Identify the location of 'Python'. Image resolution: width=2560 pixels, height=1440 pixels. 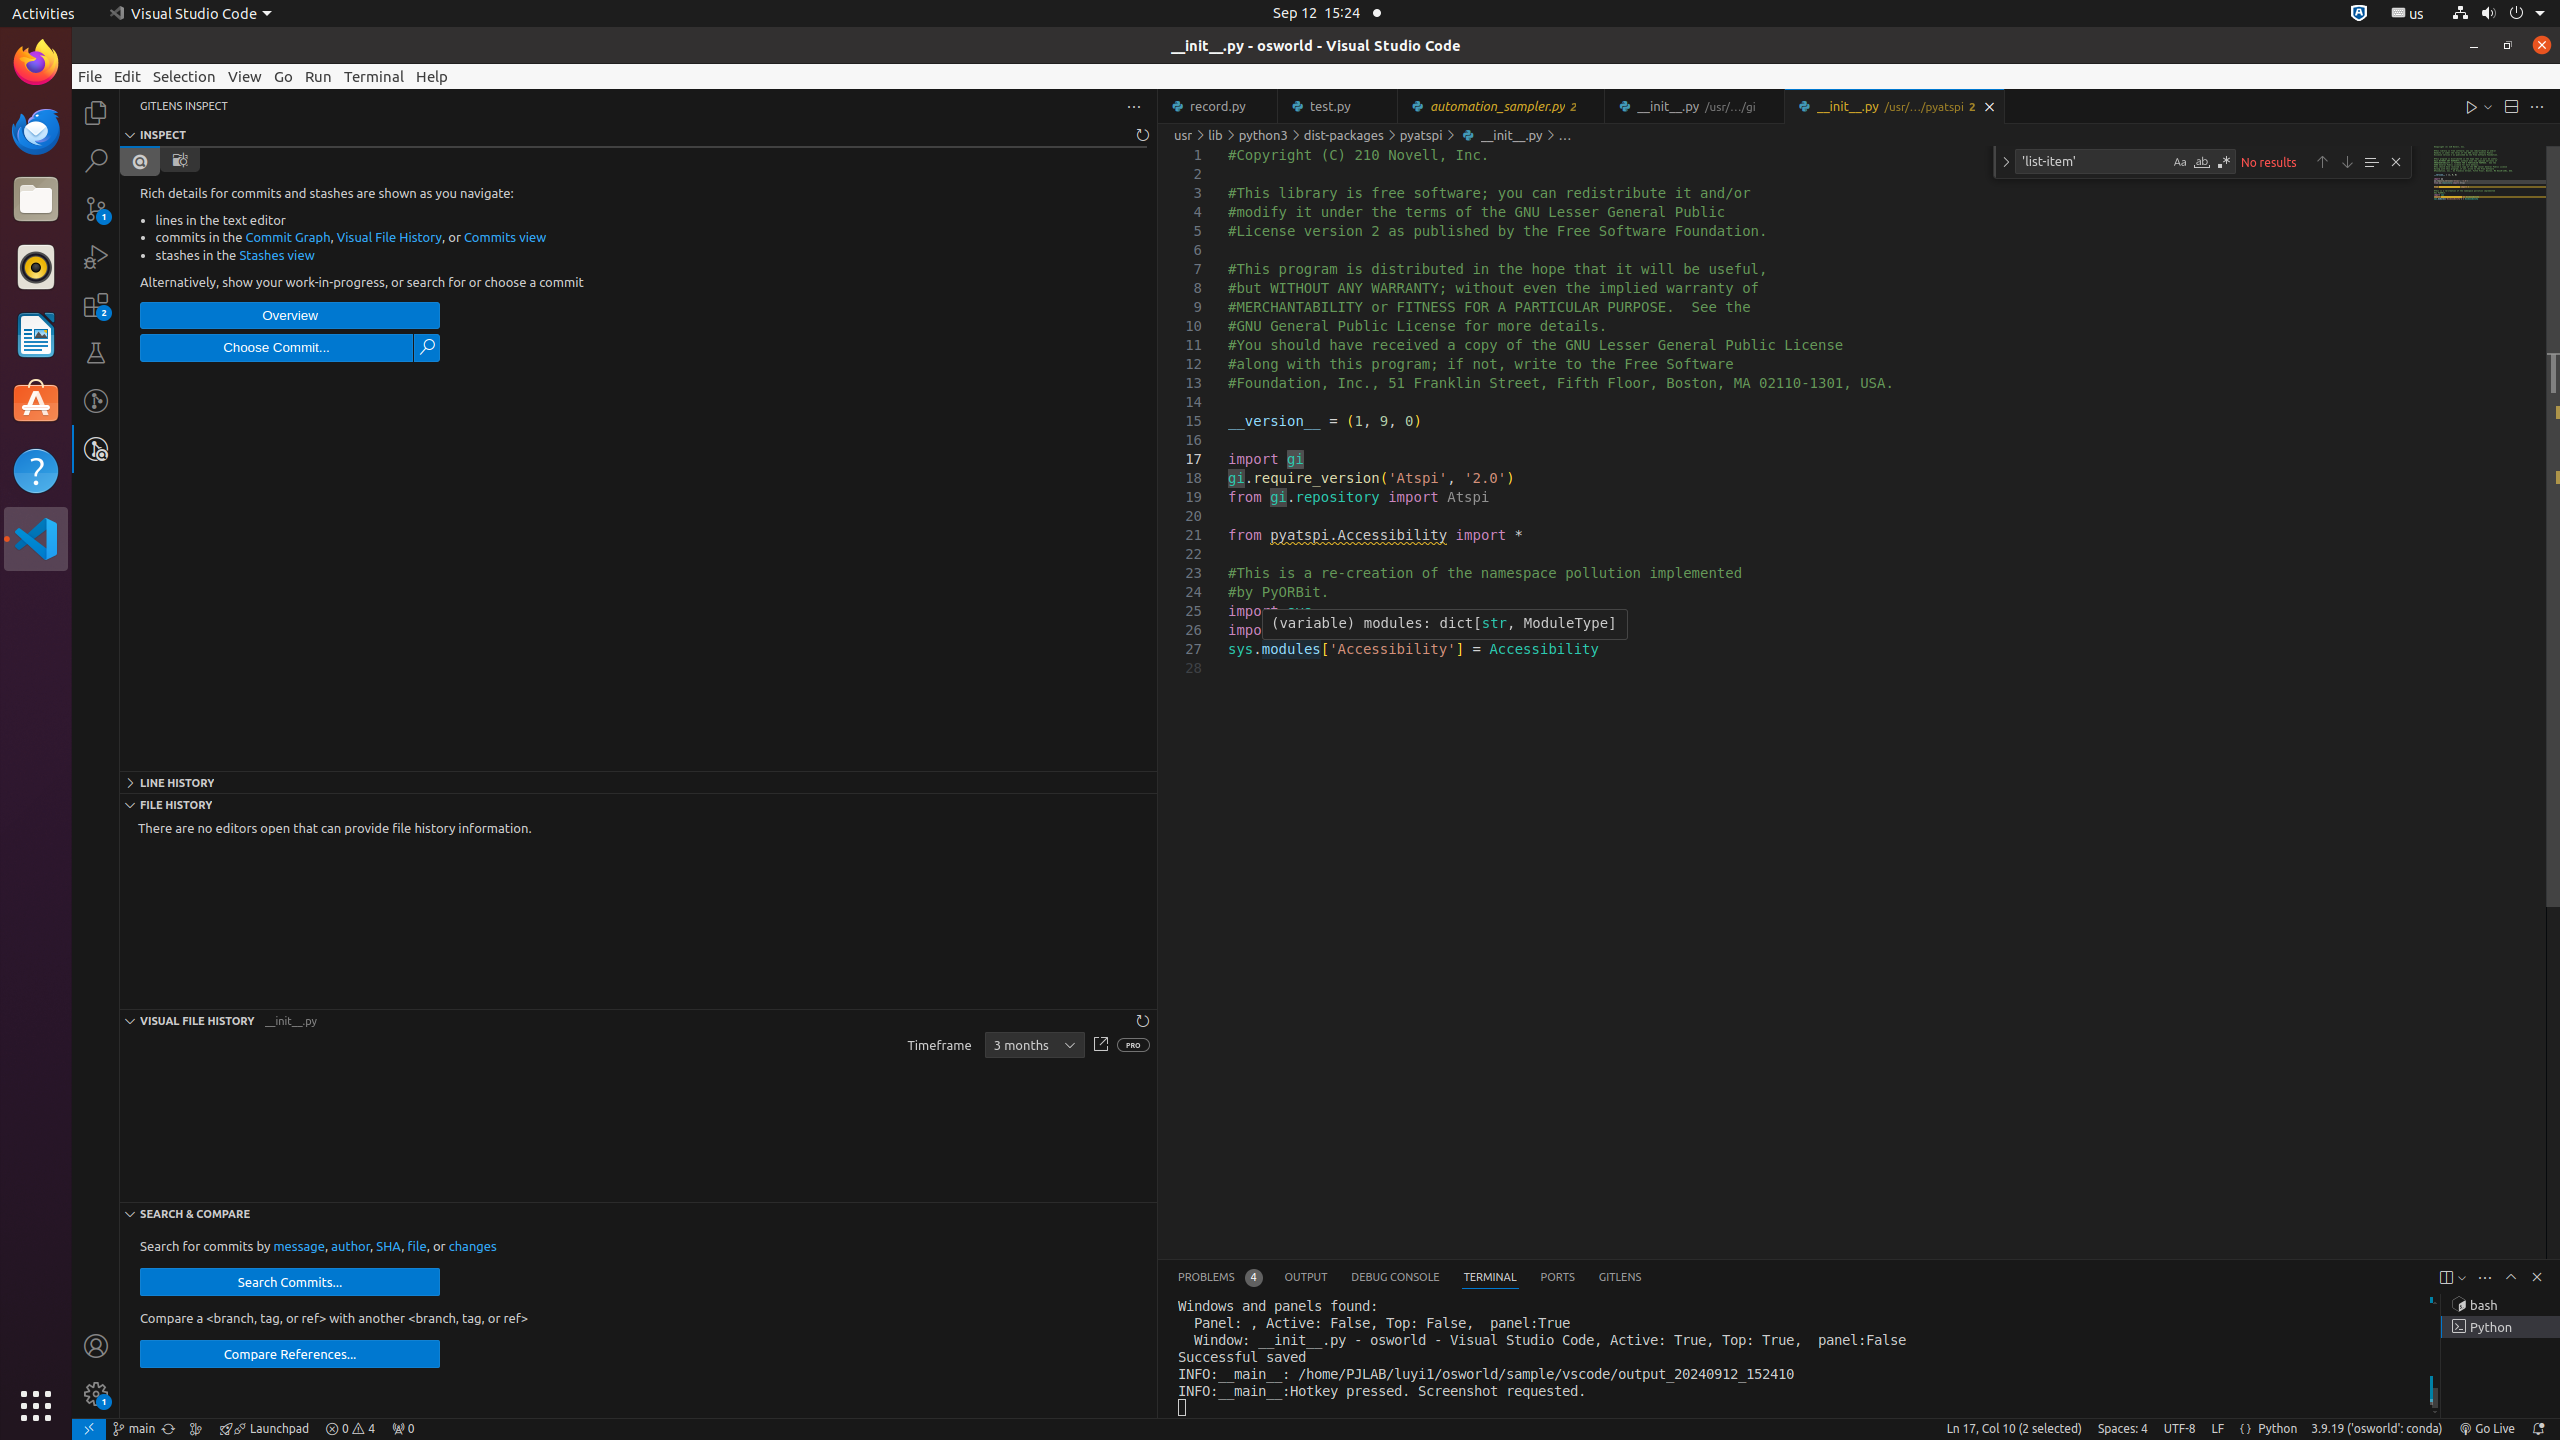
(2276, 1428).